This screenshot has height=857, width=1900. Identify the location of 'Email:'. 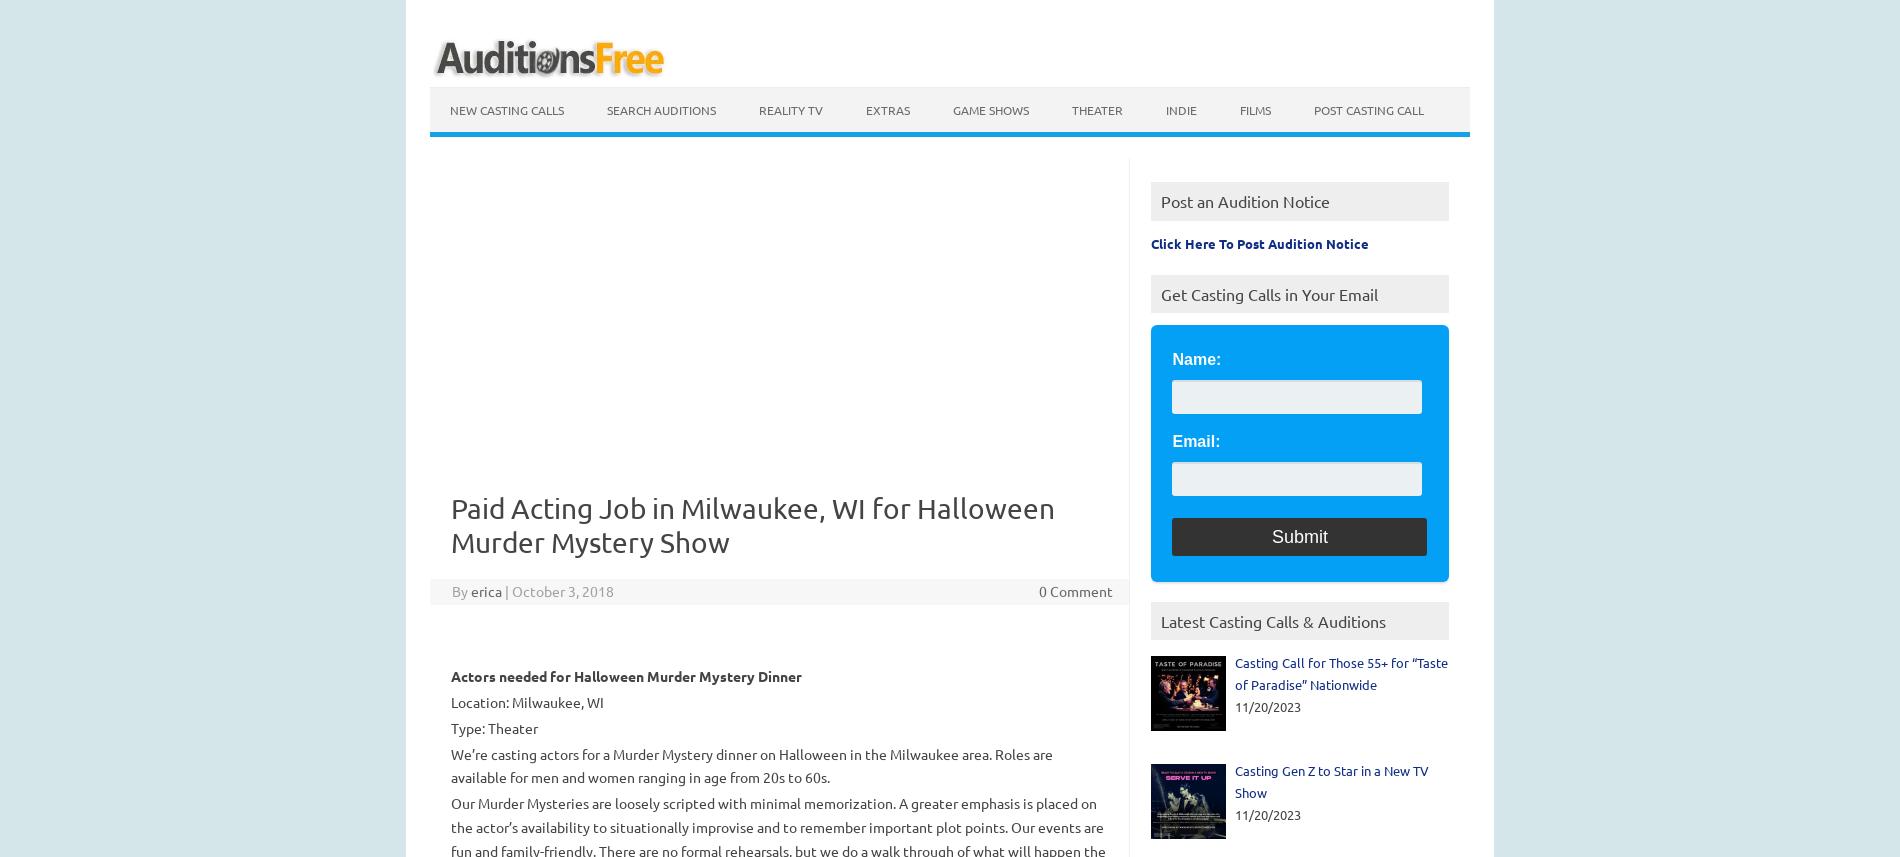
(1195, 439).